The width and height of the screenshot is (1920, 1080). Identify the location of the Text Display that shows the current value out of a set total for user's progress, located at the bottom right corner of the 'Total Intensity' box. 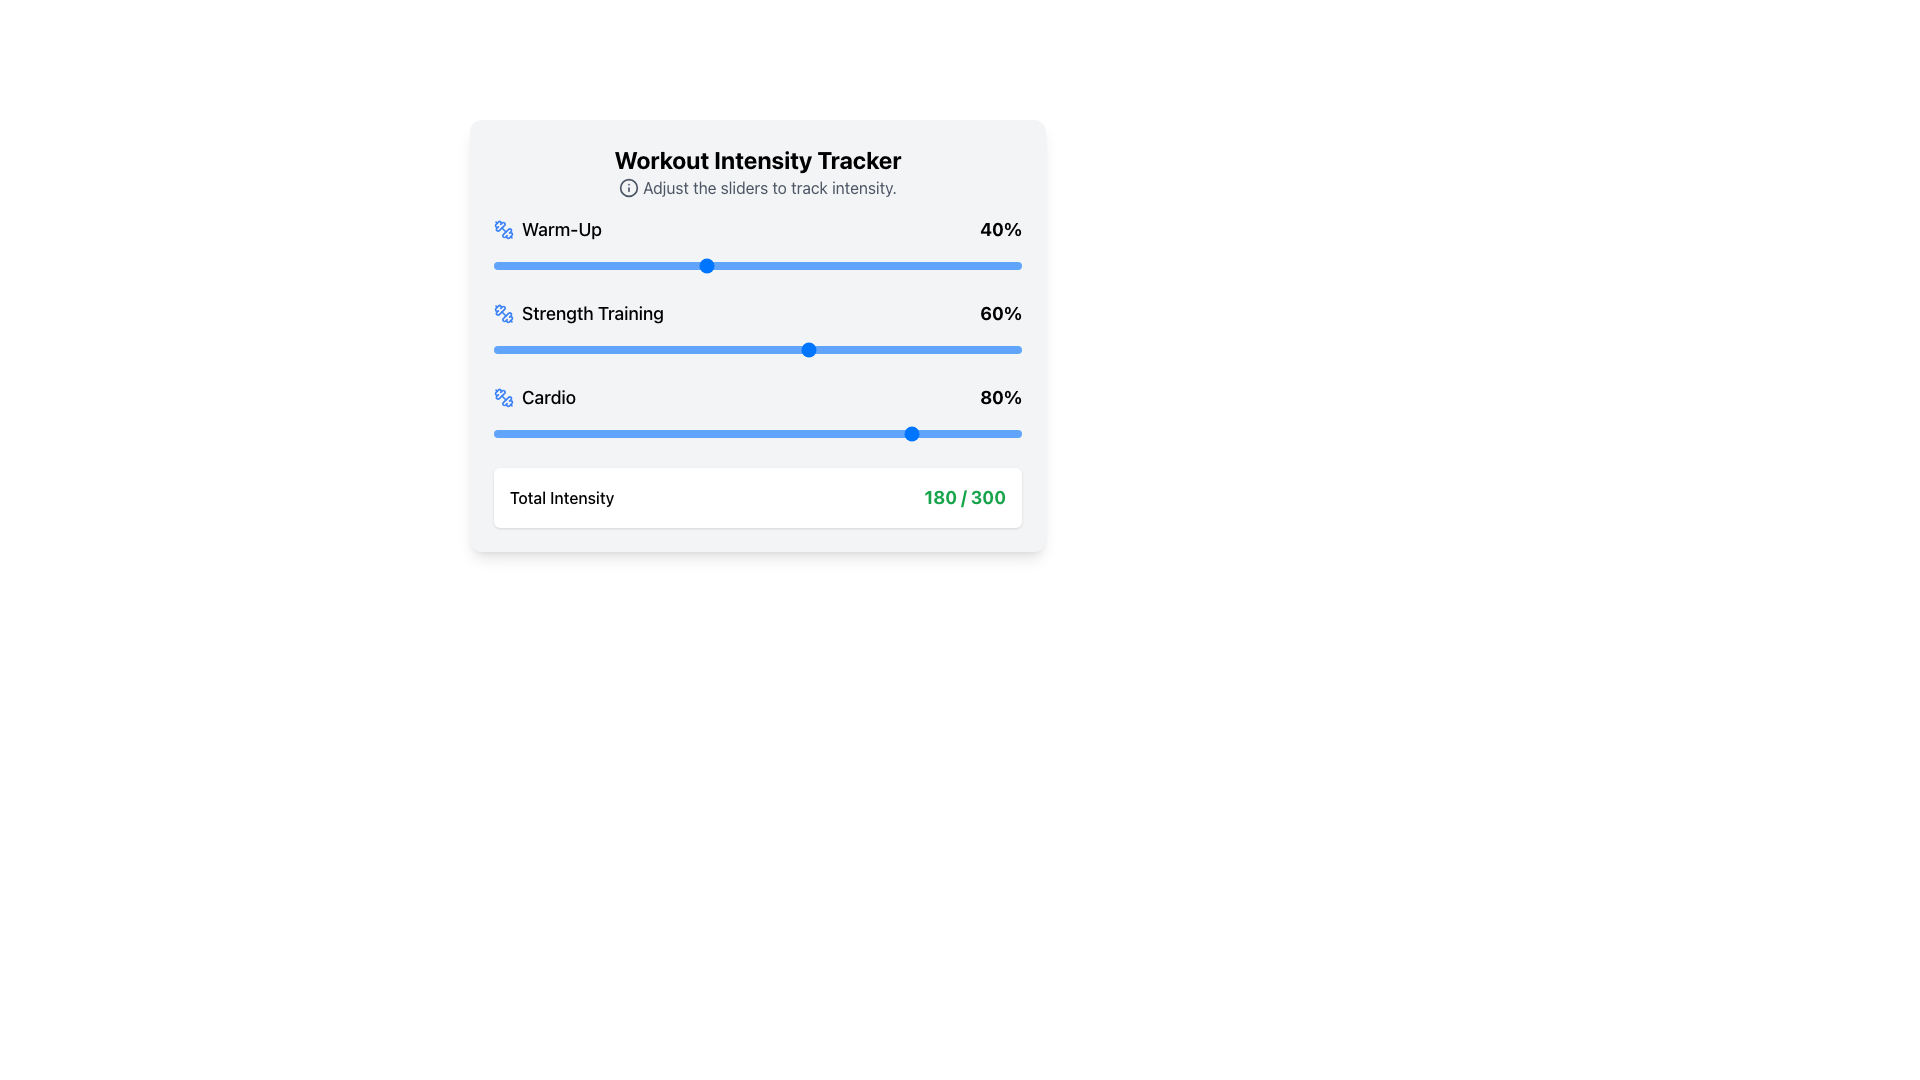
(965, 496).